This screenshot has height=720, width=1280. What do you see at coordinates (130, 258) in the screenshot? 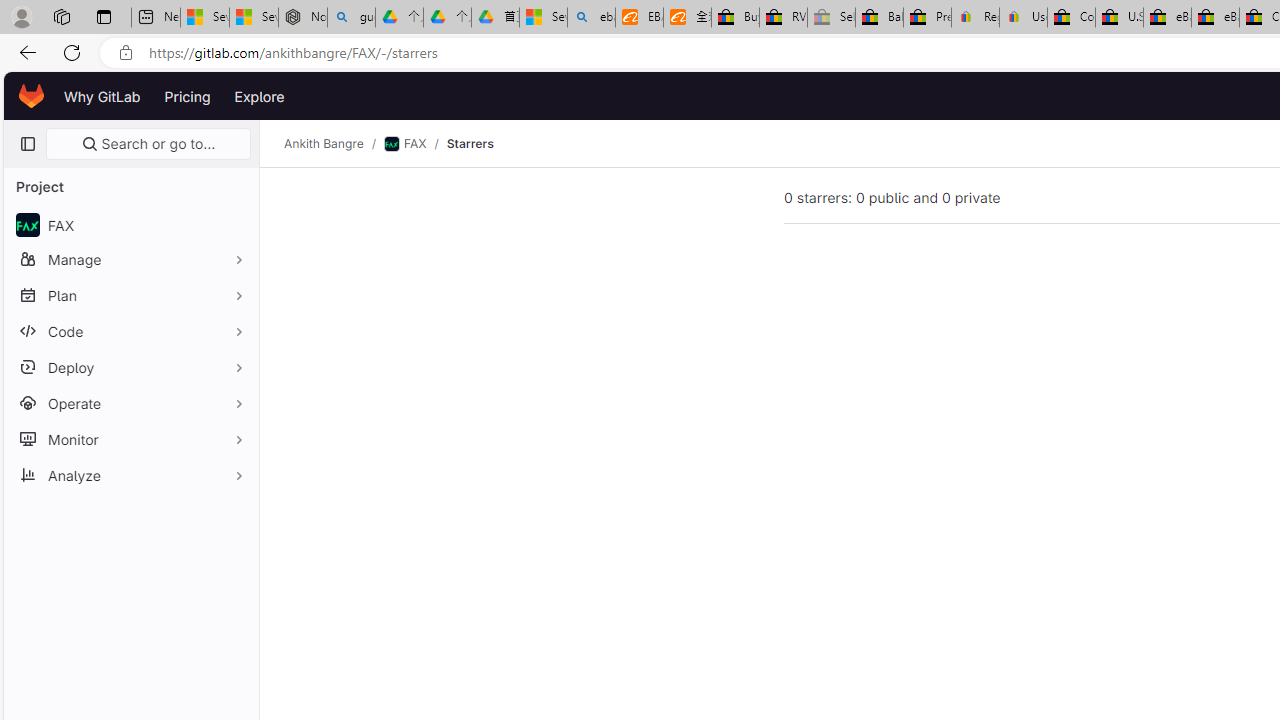
I see `'Manage'` at bounding box center [130, 258].